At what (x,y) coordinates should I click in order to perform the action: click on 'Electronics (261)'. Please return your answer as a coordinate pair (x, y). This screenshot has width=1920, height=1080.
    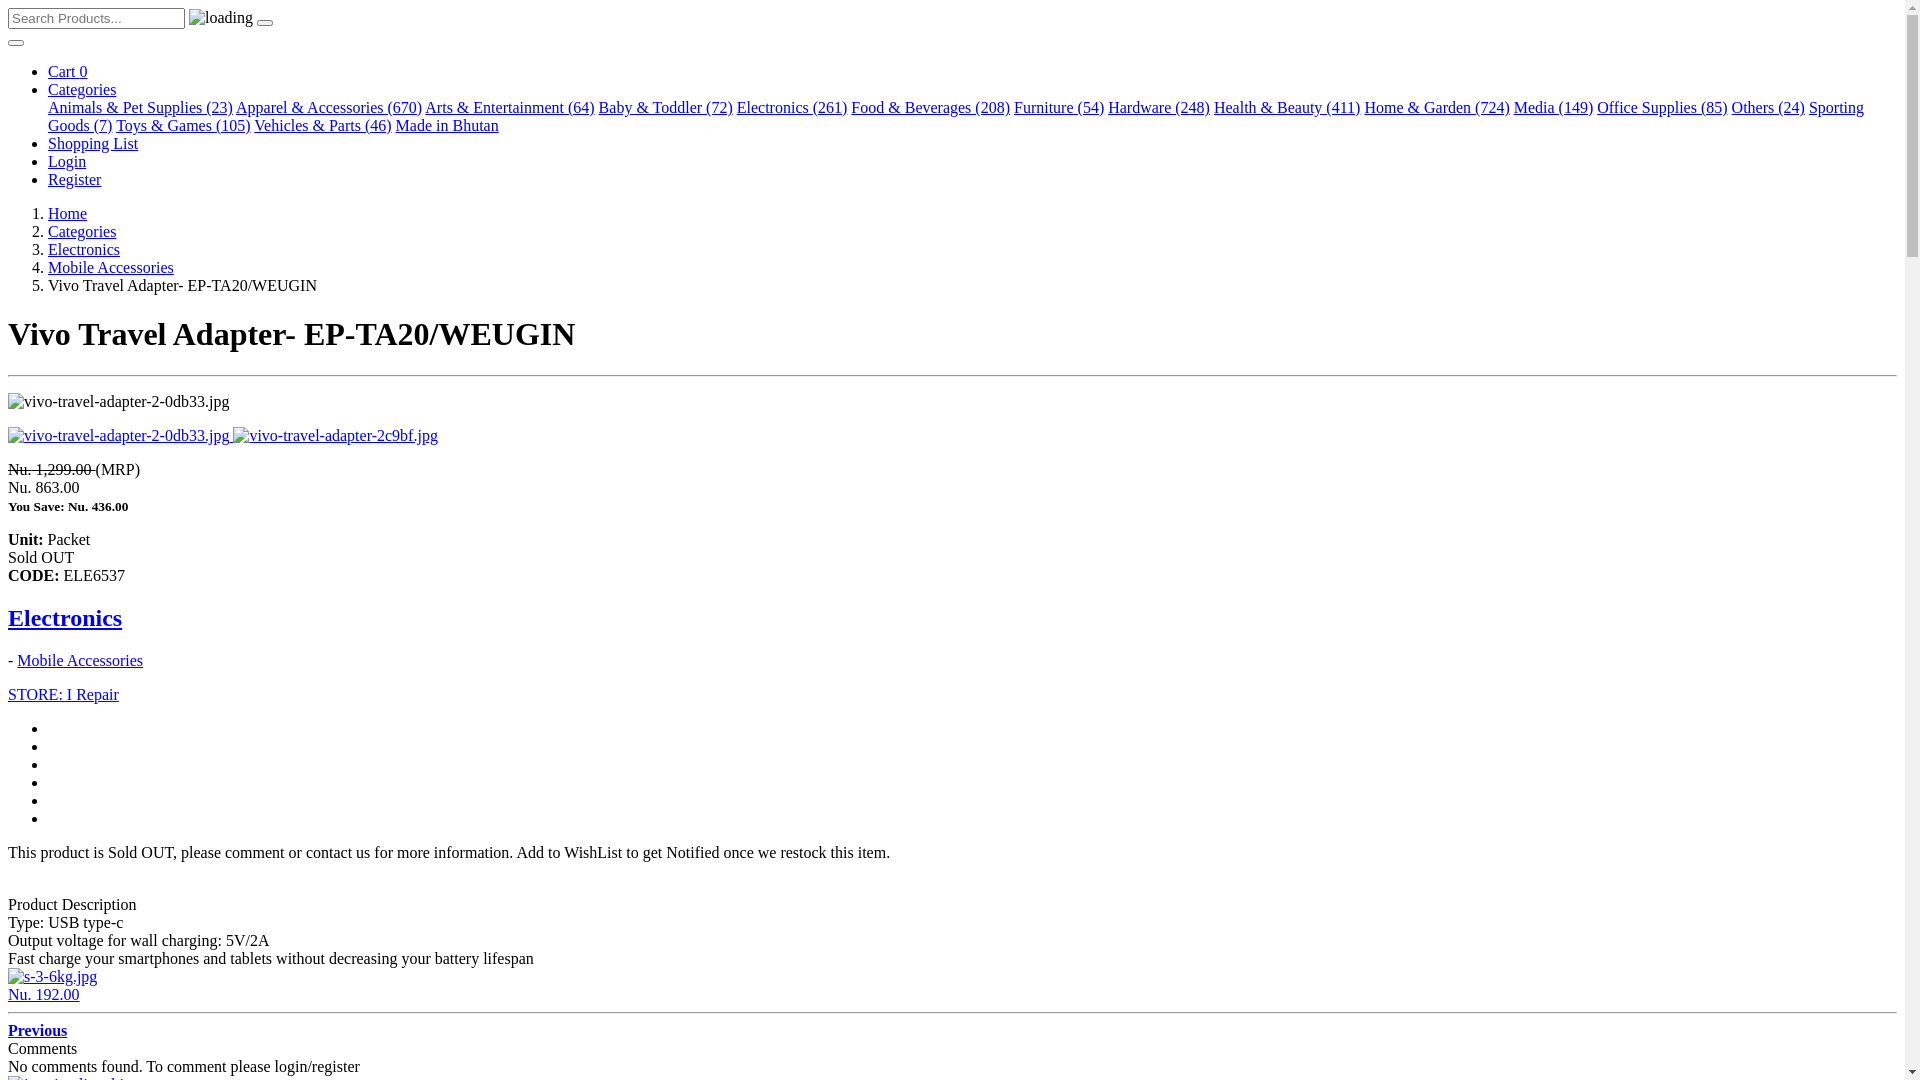
    Looking at the image, I should click on (791, 107).